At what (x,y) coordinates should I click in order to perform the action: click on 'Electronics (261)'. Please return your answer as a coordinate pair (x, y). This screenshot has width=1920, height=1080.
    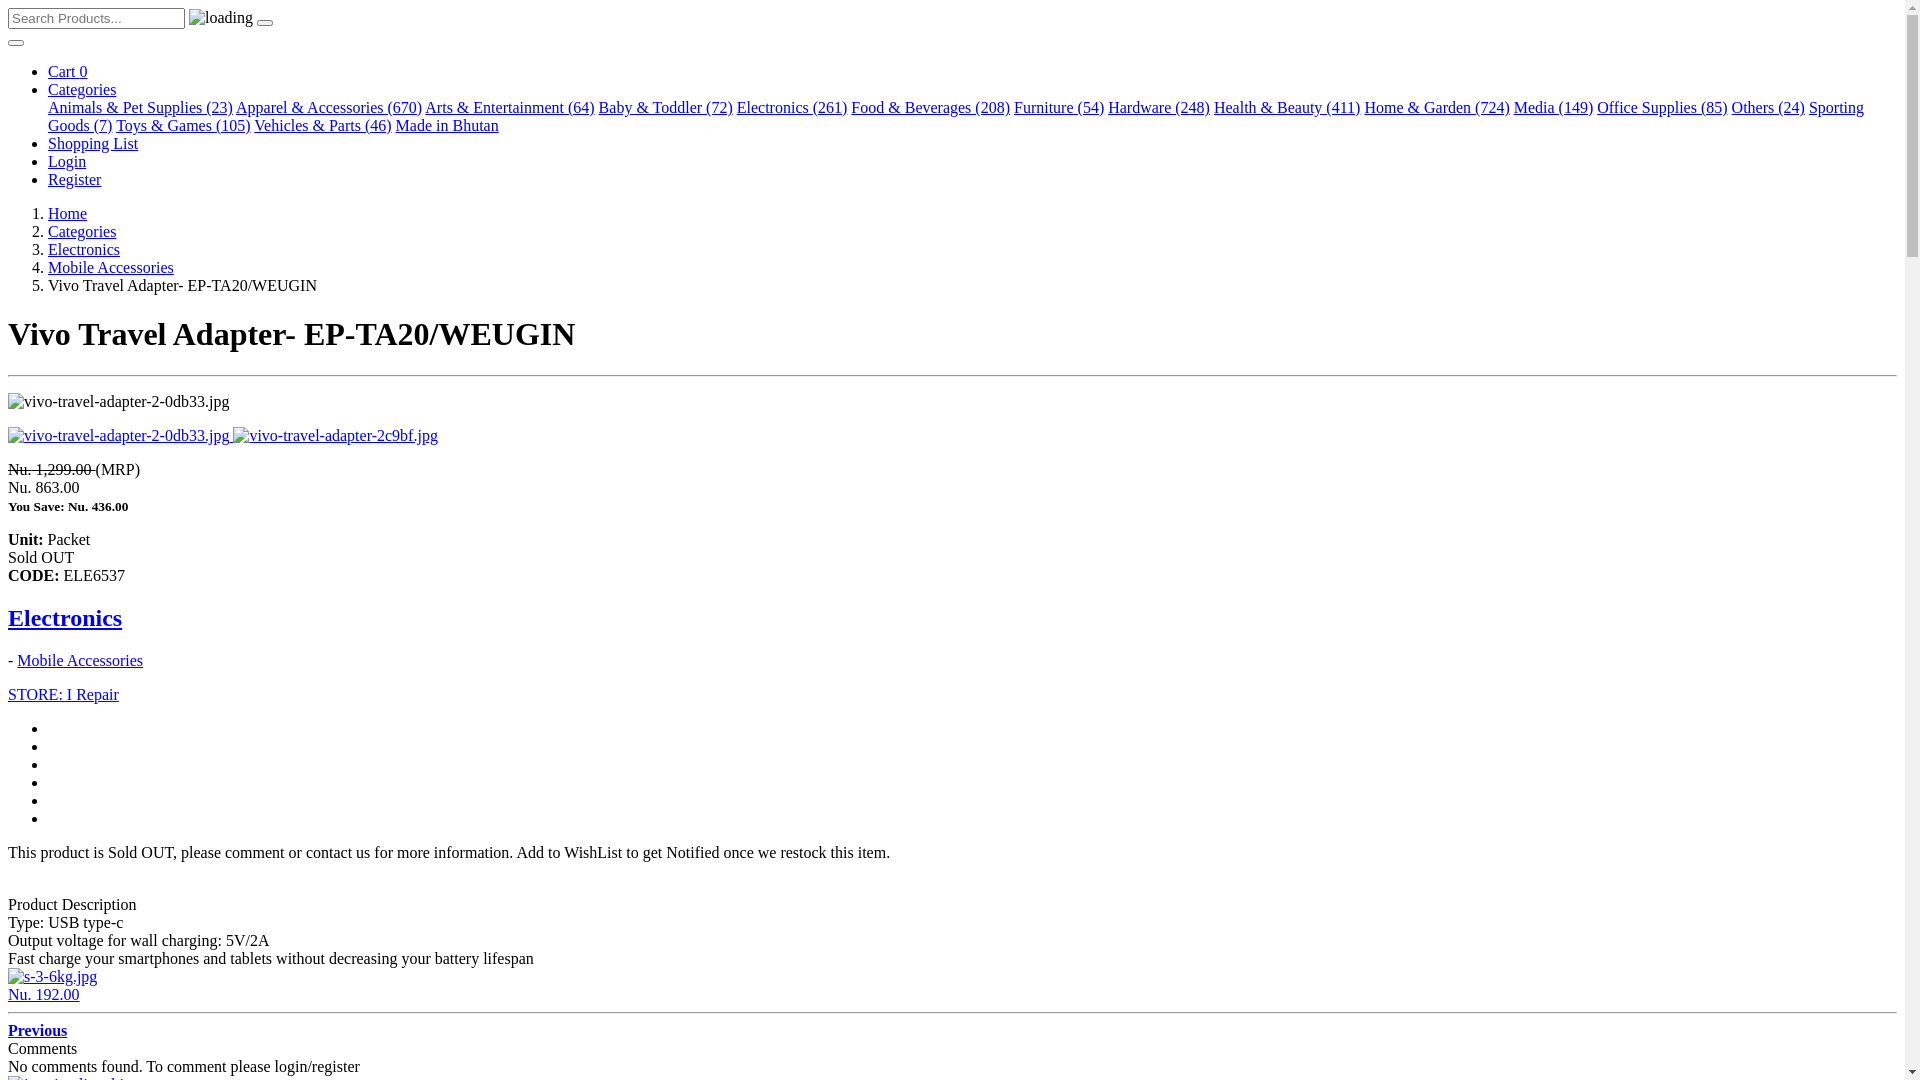
    Looking at the image, I should click on (791, 107).